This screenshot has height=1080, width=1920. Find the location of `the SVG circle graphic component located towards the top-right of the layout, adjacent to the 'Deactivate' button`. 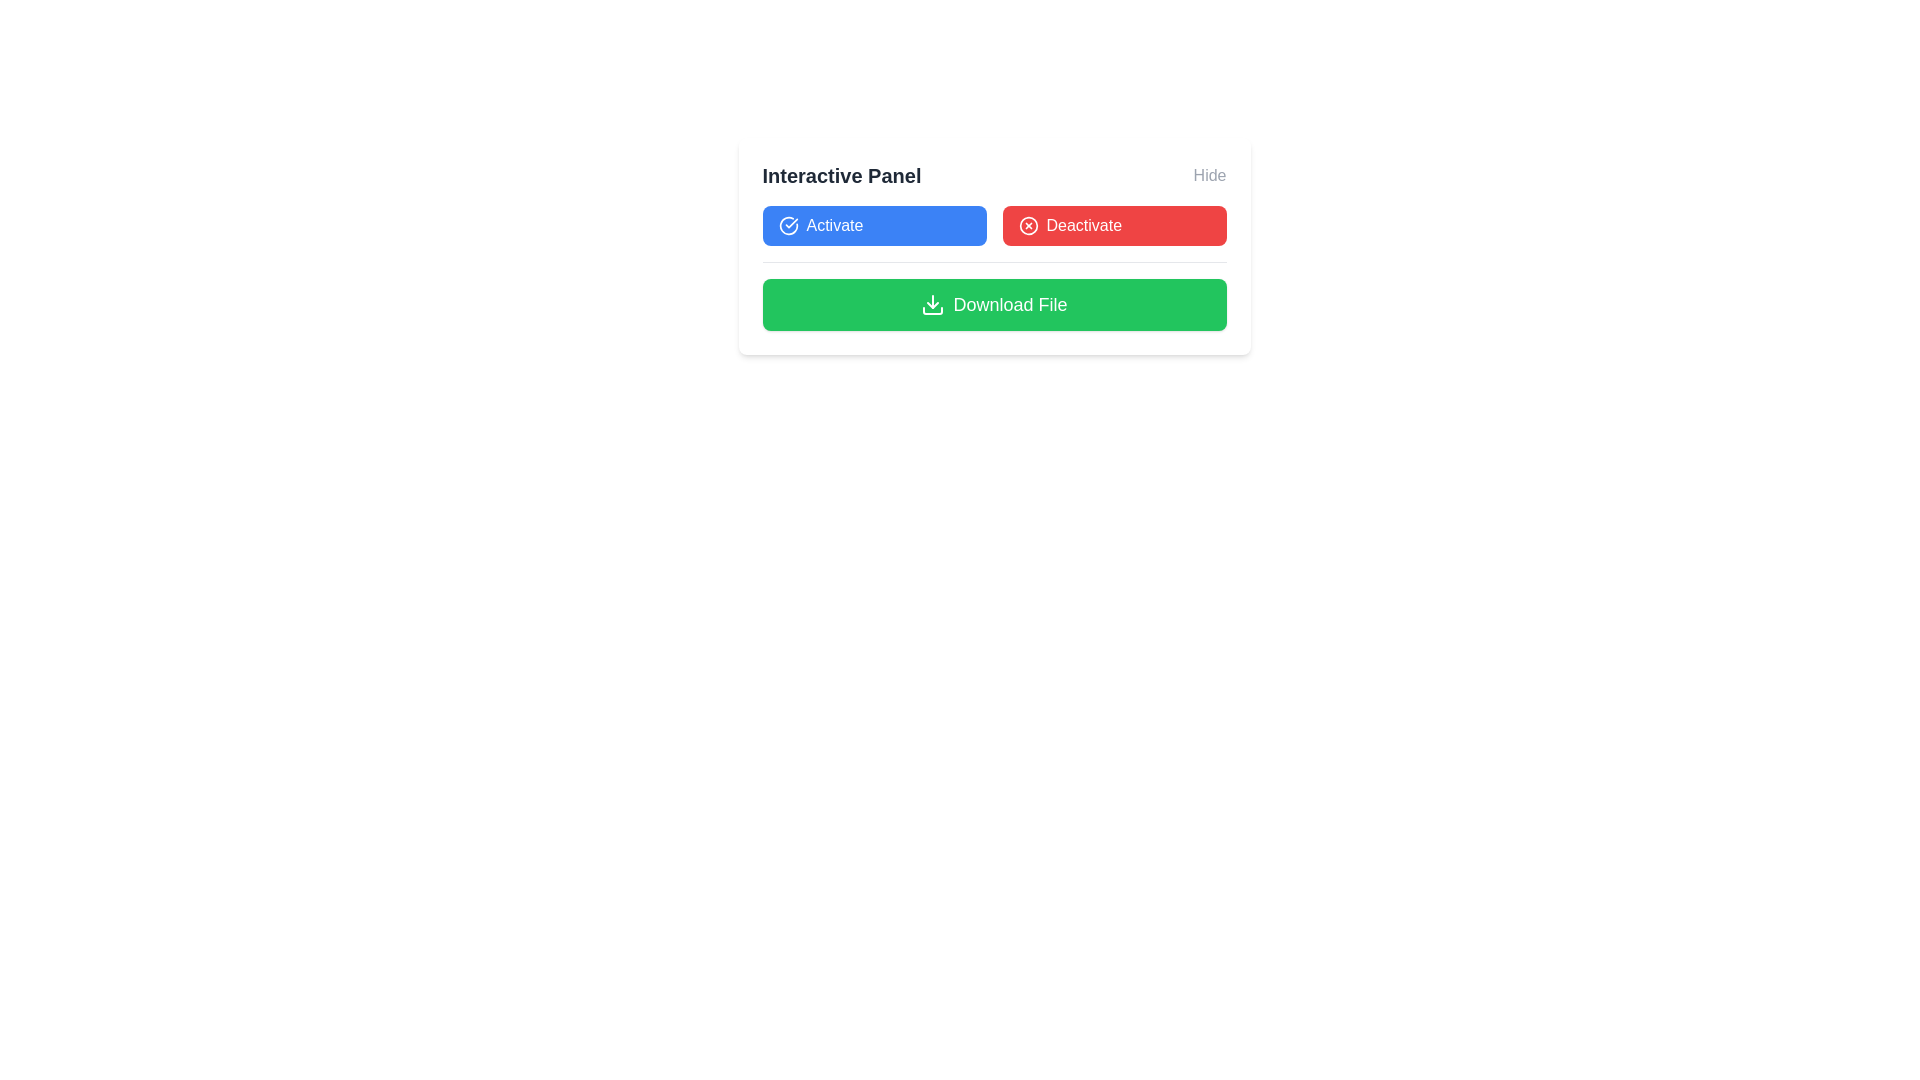

the SVG circle graphic component located towards the top-right of the layout, adjacent to the 'Deactivate' button is located at coordinates (1028, 225).